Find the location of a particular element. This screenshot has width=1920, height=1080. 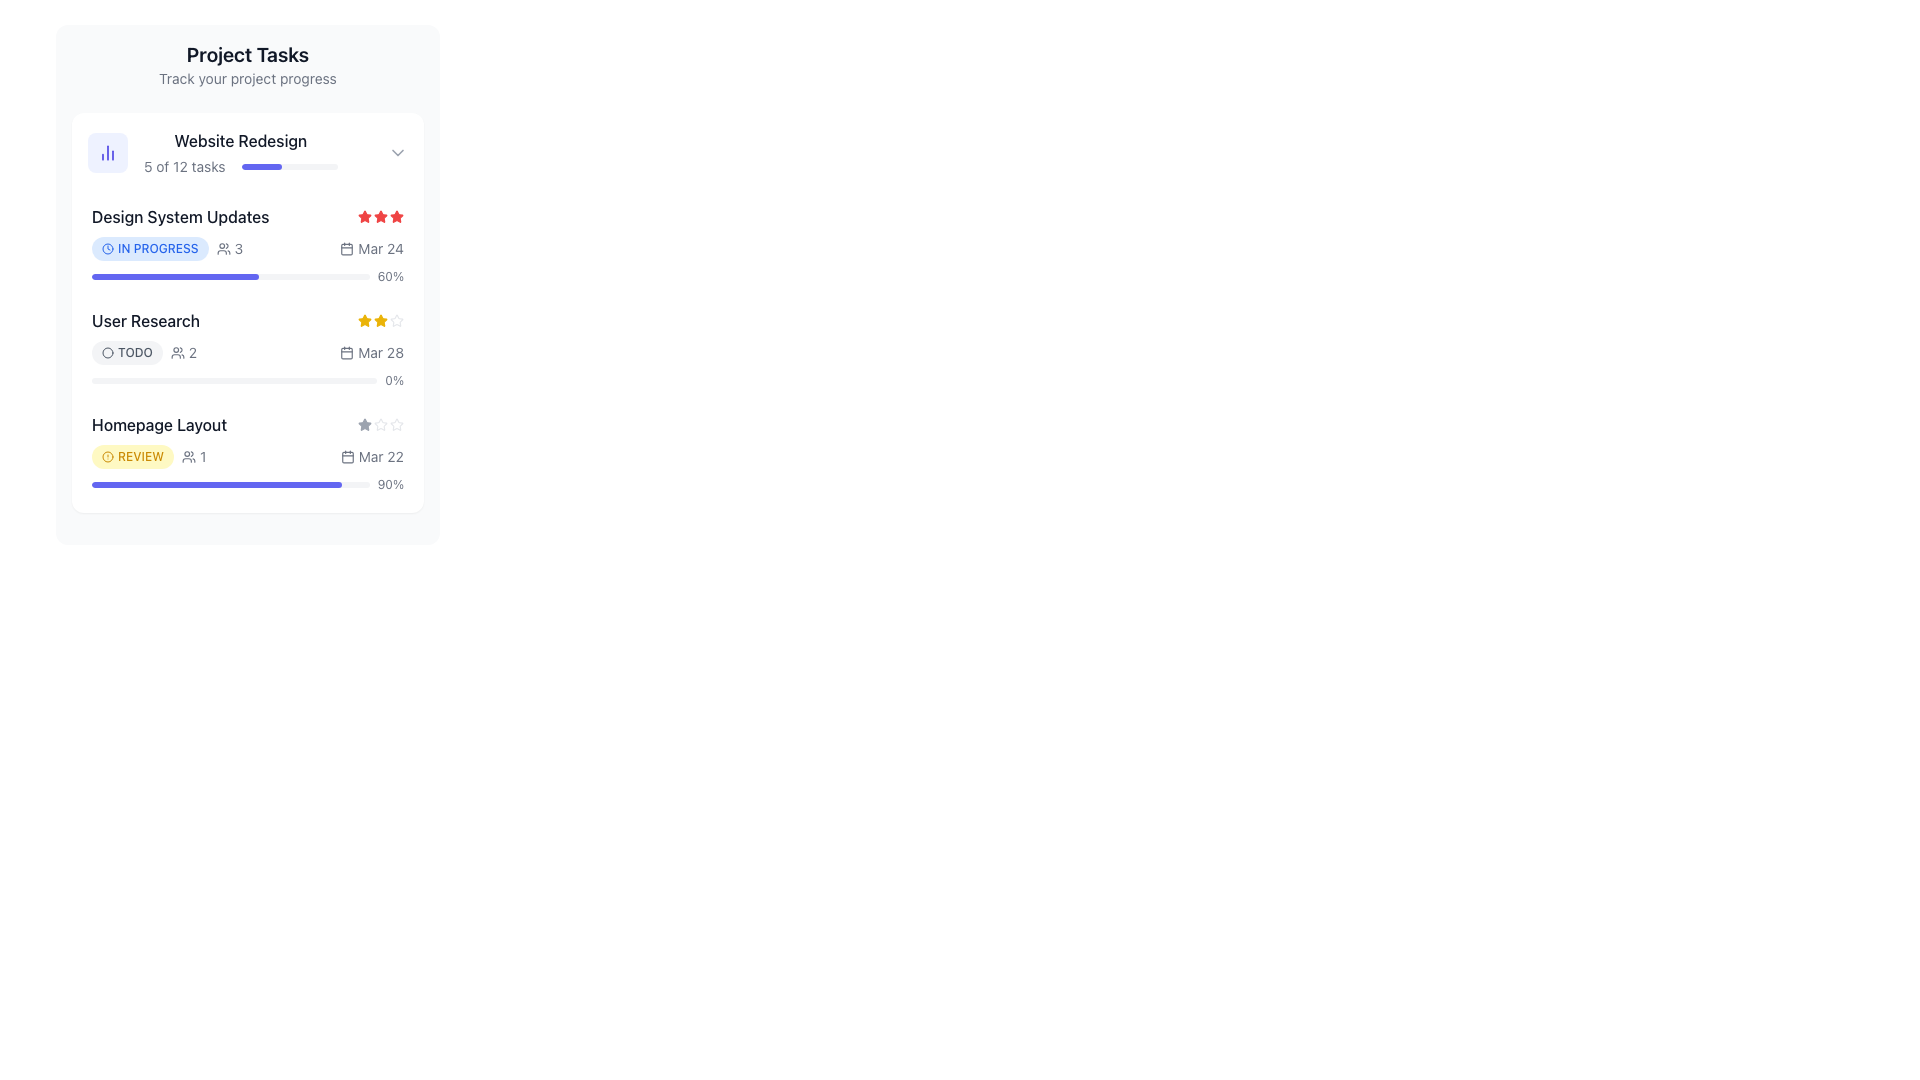

the user silhouette icon next to the numeral '1' located in the lower-right section of the 'Homepage Layout' task row, which is positioned to the right of a yellow 'REVIEW' badge and just to the left of the date entry 'Mar 22' is located at coordinates (194, 456).